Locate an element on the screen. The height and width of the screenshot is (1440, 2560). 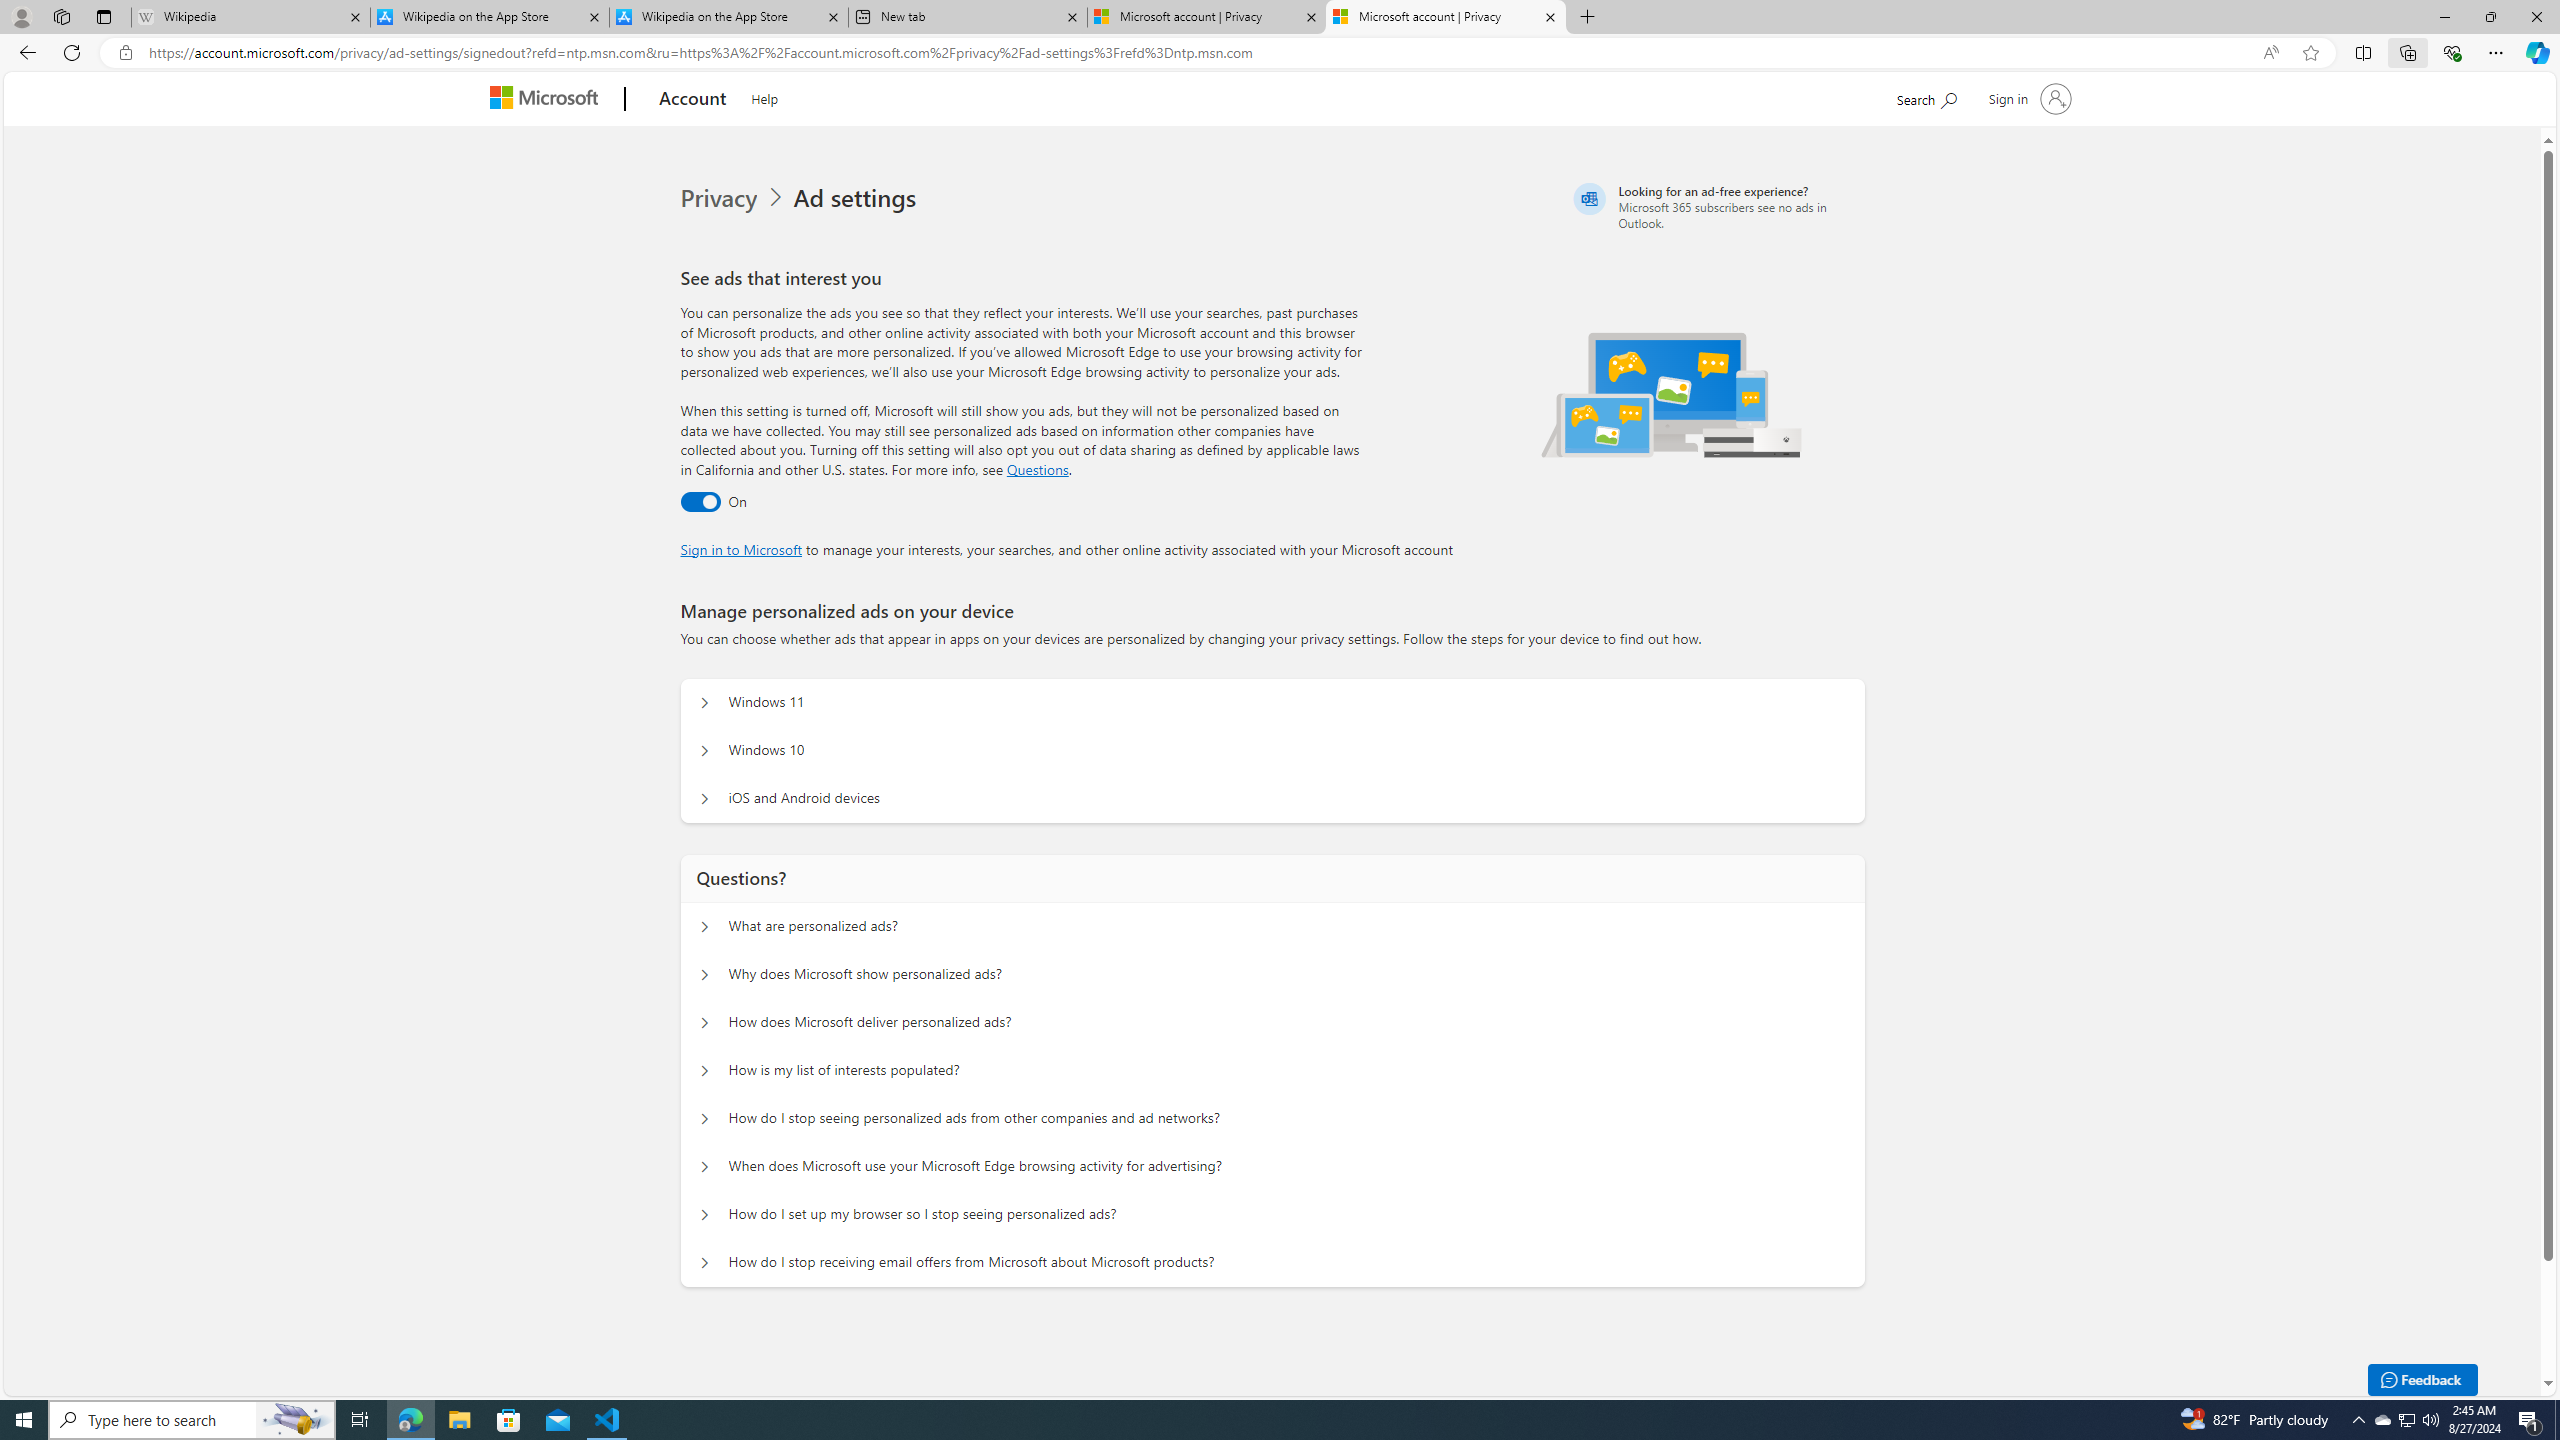
'Ad settings' is located at coordinates (857, 198).